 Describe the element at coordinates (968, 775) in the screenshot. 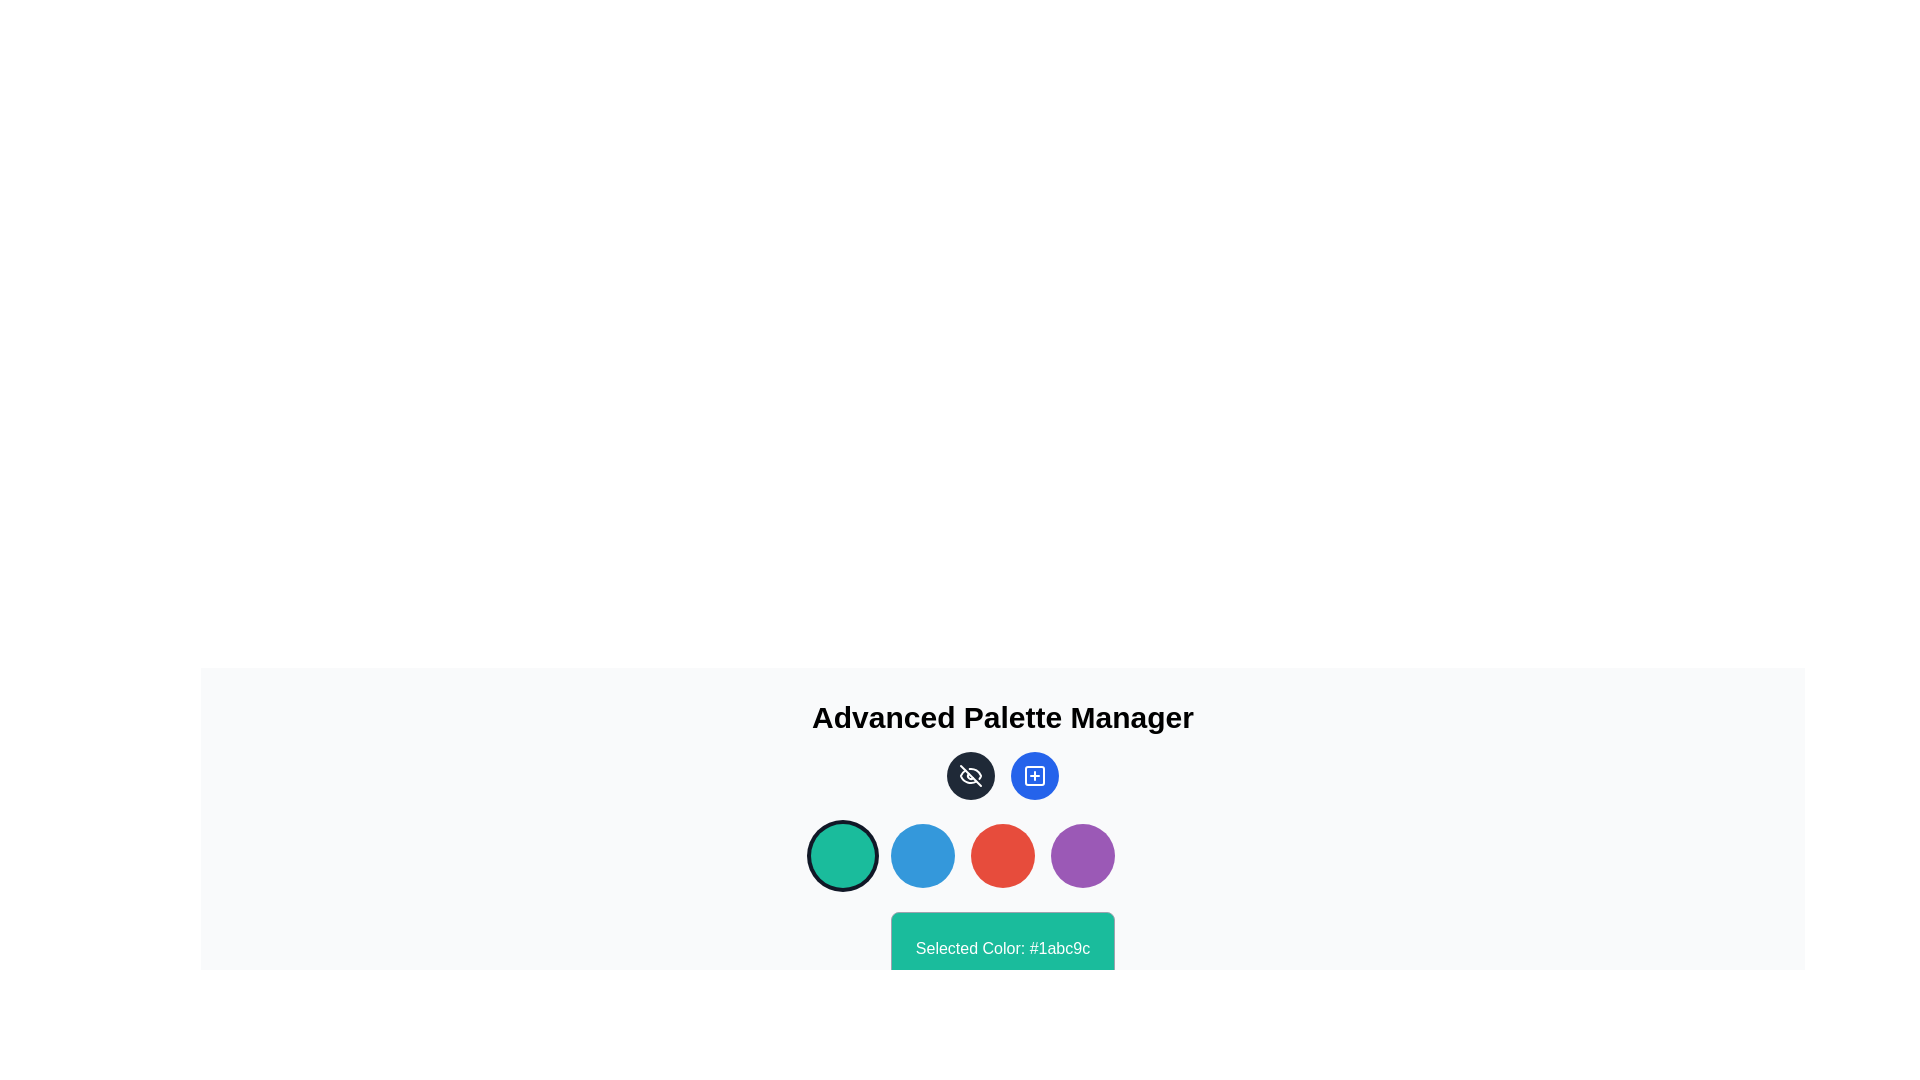

I see `the segment of the eye-off icon located within the circular button, which is positioned below the 'Advanced Palette Manager' heading and to the left of a blue circular icon` at that location.